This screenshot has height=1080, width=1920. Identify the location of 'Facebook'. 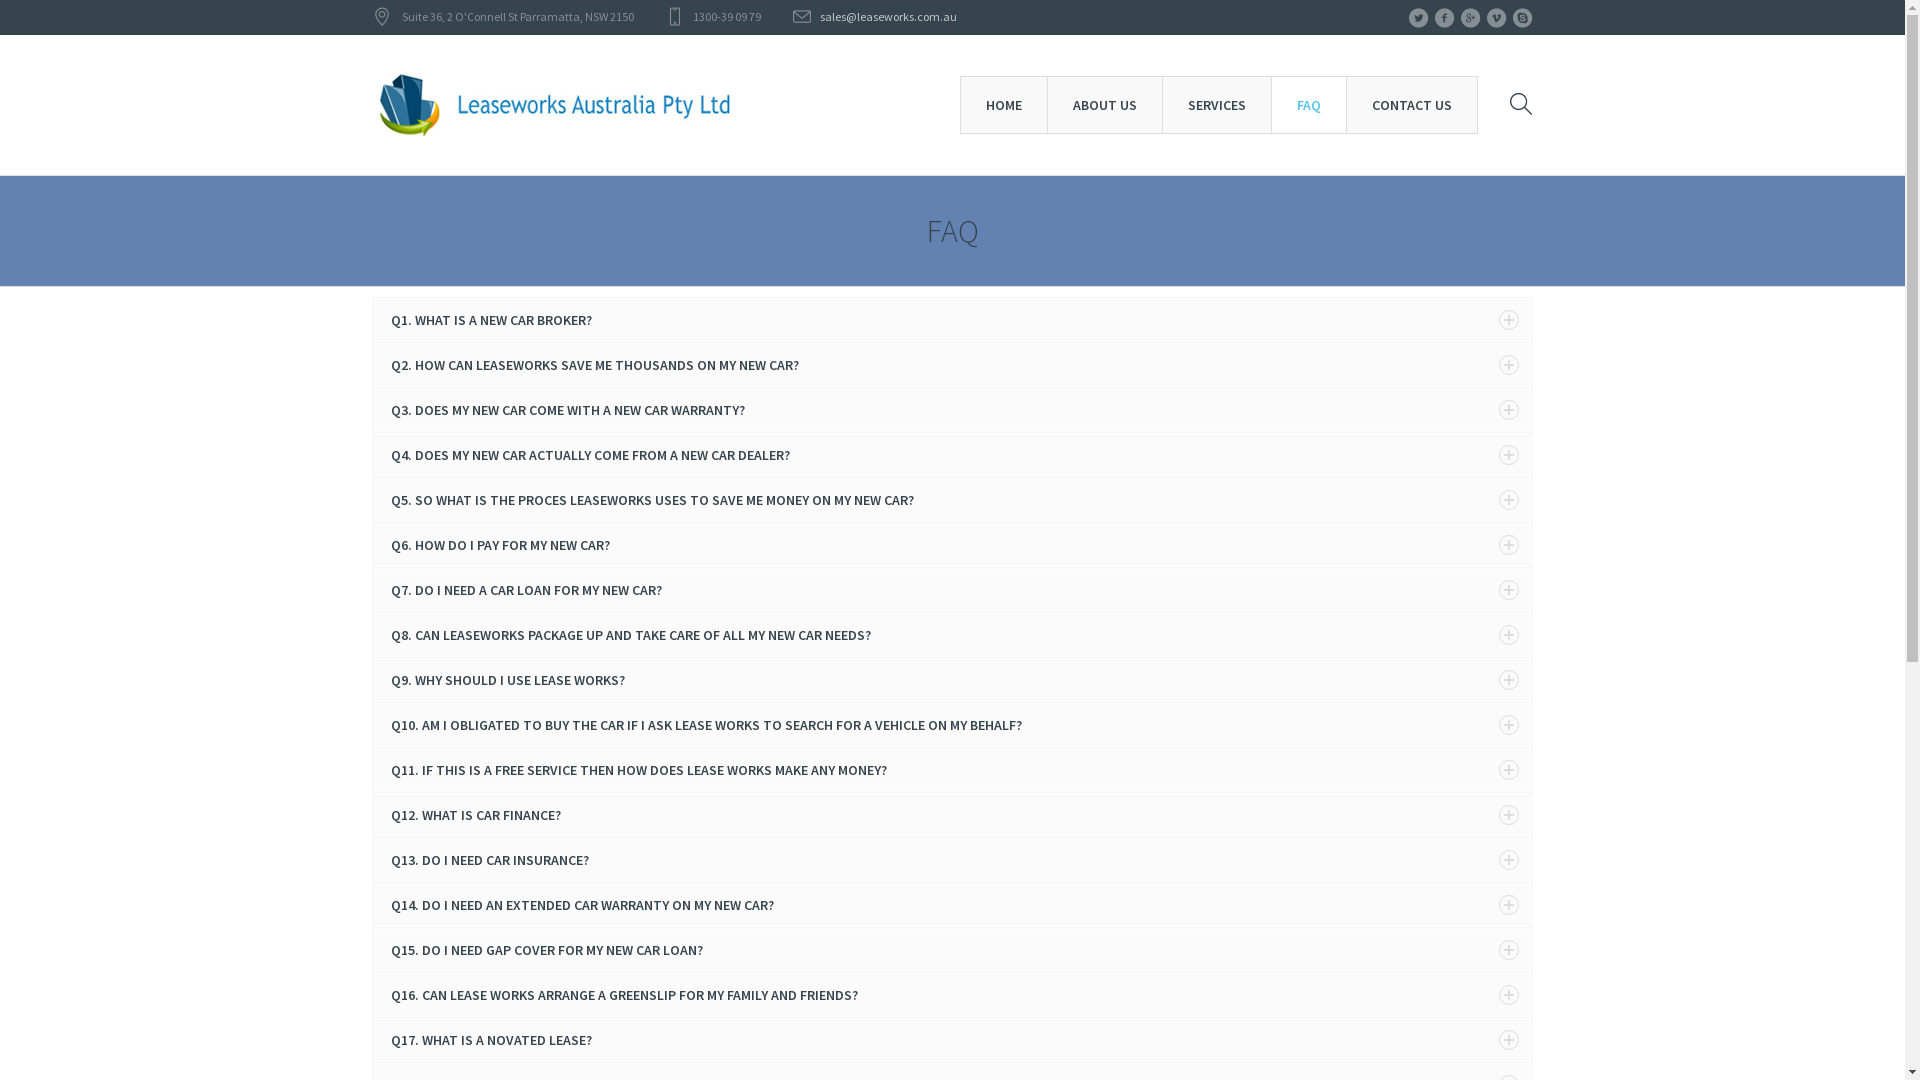
(1444, 18).